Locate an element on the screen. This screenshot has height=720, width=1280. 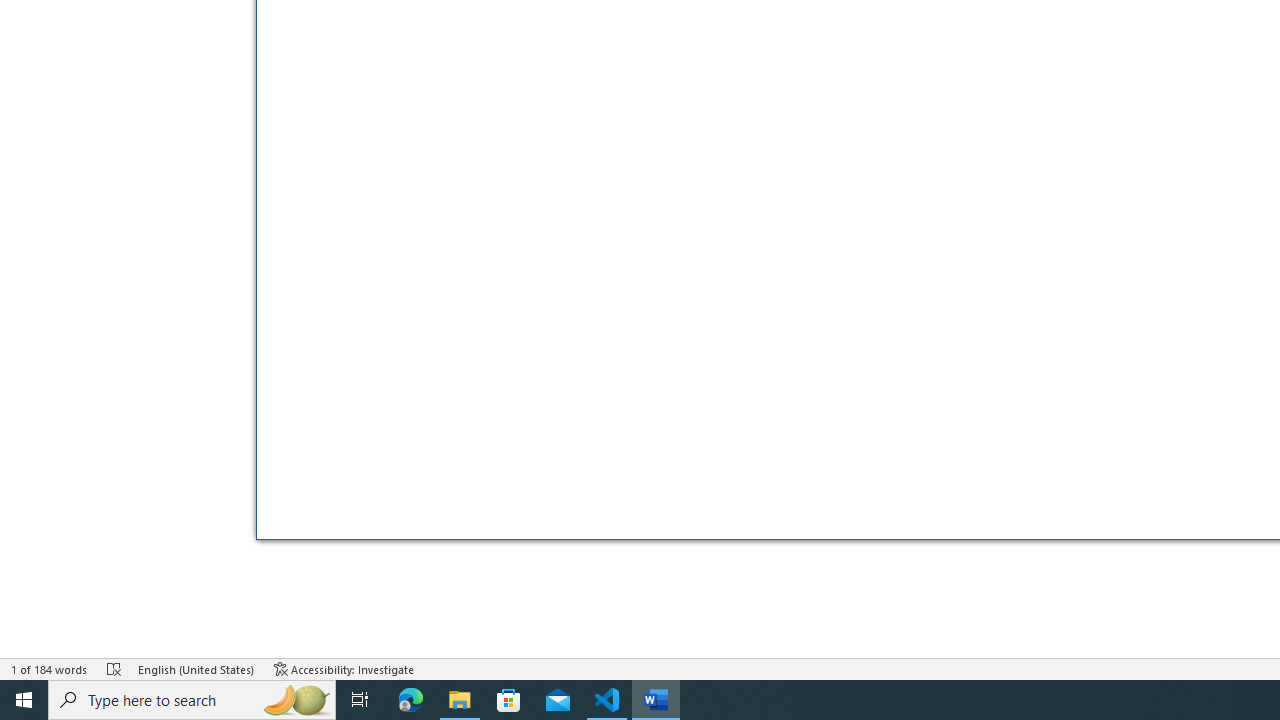
'Language English (United States)' is located at coordinates (196, 669).